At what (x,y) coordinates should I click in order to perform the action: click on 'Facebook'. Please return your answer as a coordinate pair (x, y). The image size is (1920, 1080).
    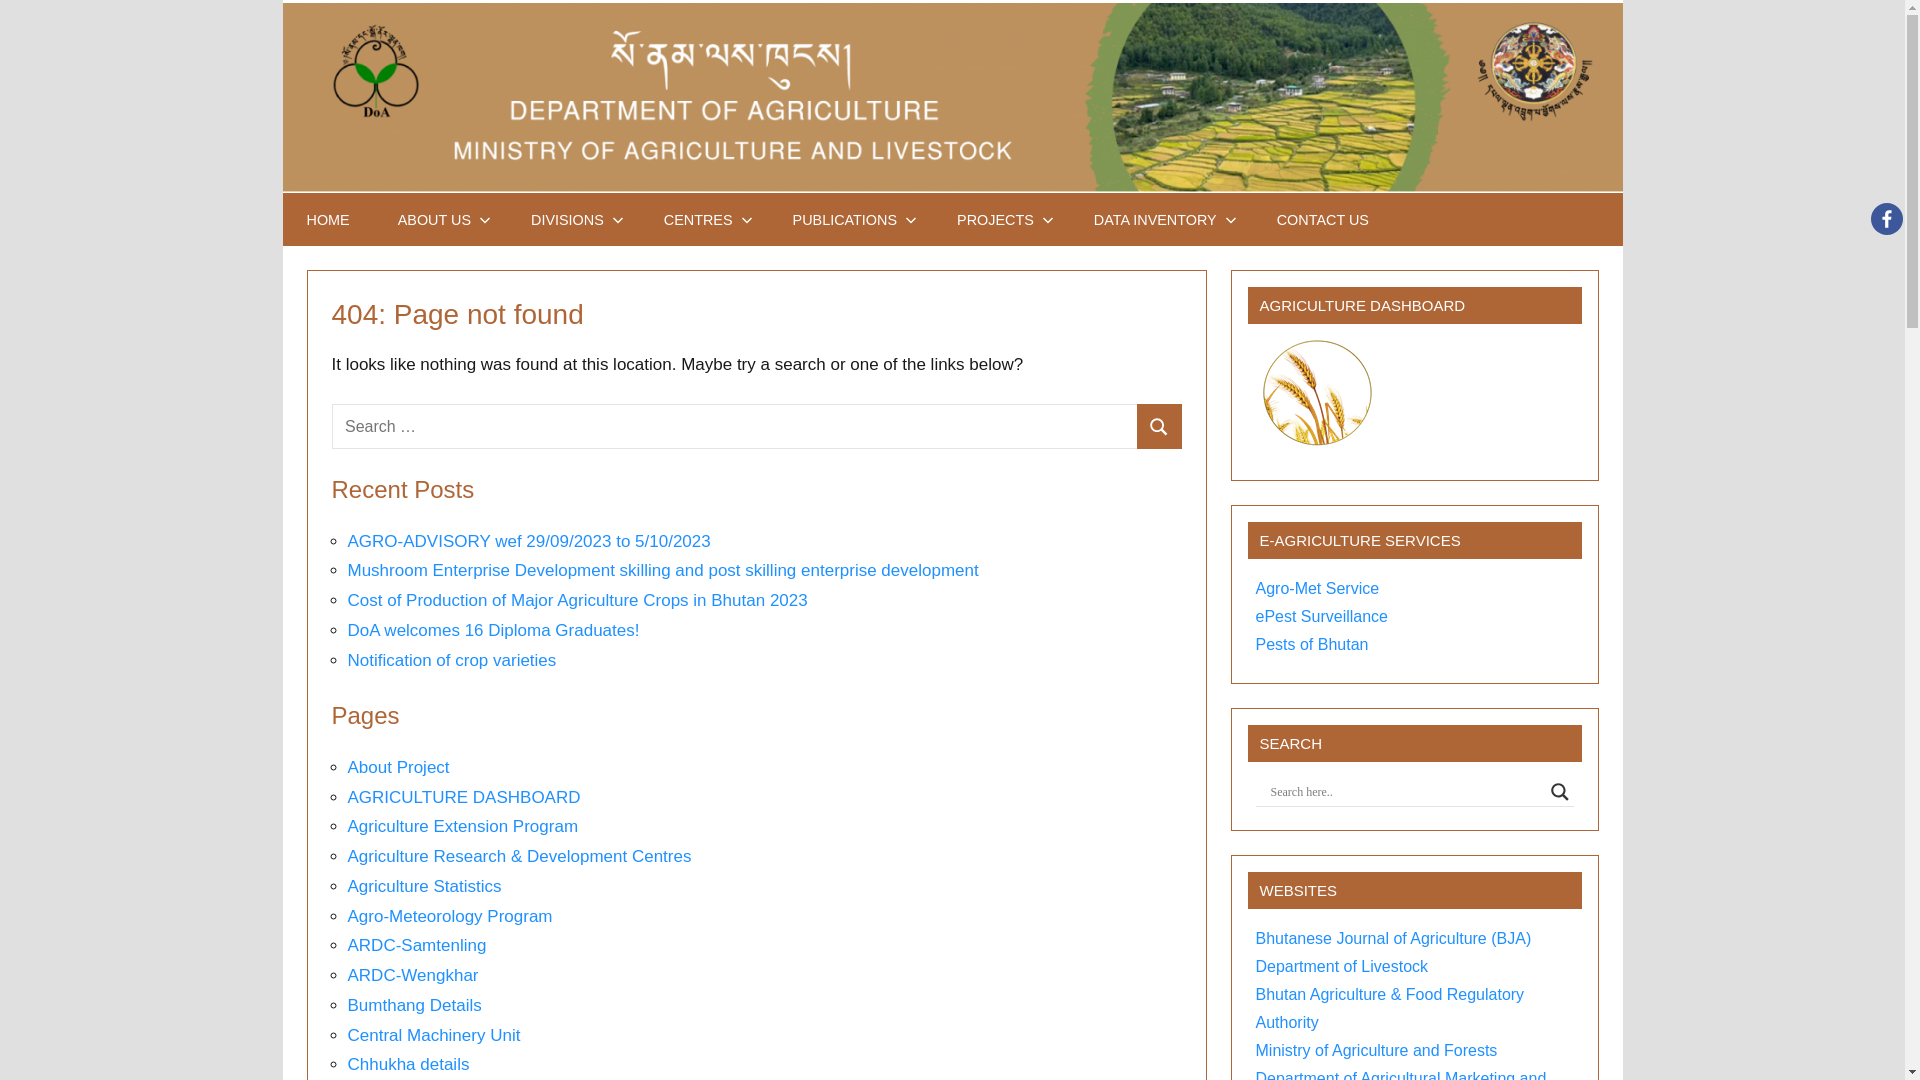
    Looking at the image, I should click on (1885, 219).